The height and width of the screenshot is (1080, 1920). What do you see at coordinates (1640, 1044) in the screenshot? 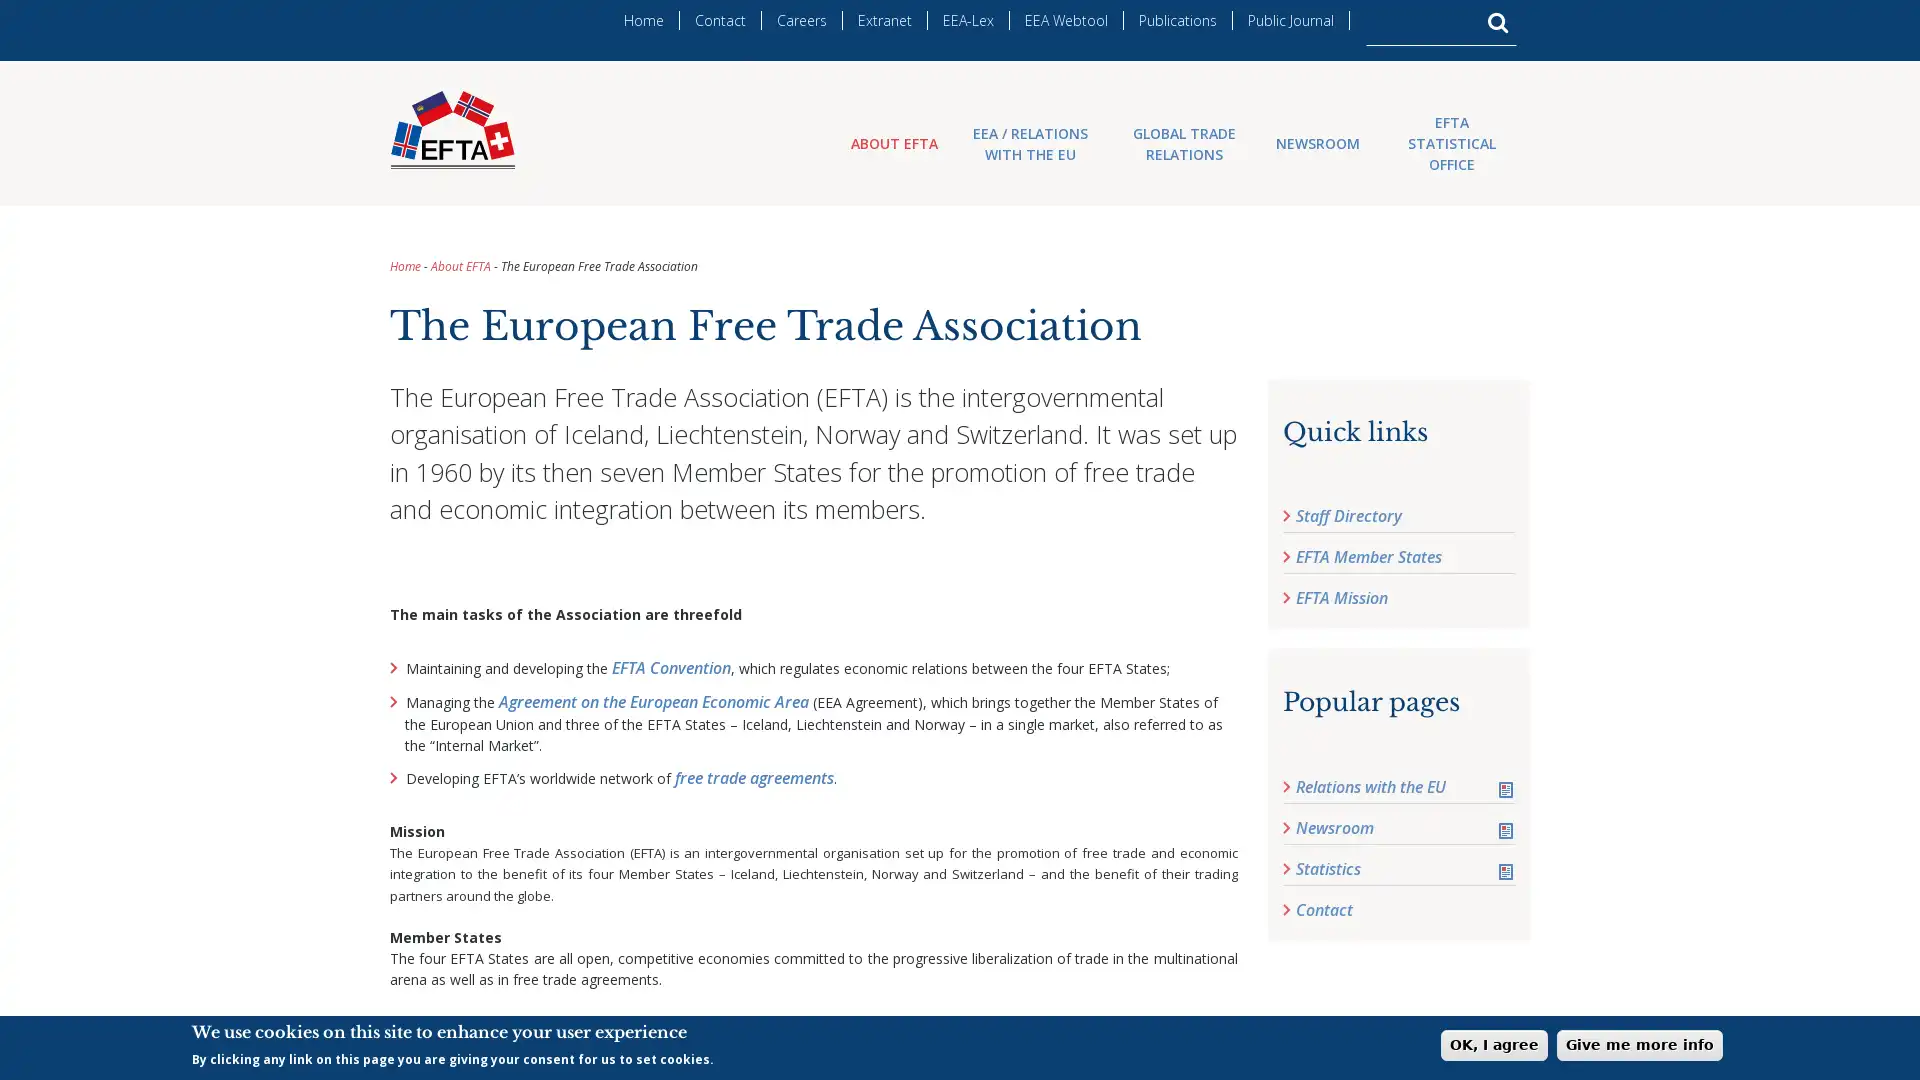
I see `Give me more info` at bounding box center [1640, 1044].